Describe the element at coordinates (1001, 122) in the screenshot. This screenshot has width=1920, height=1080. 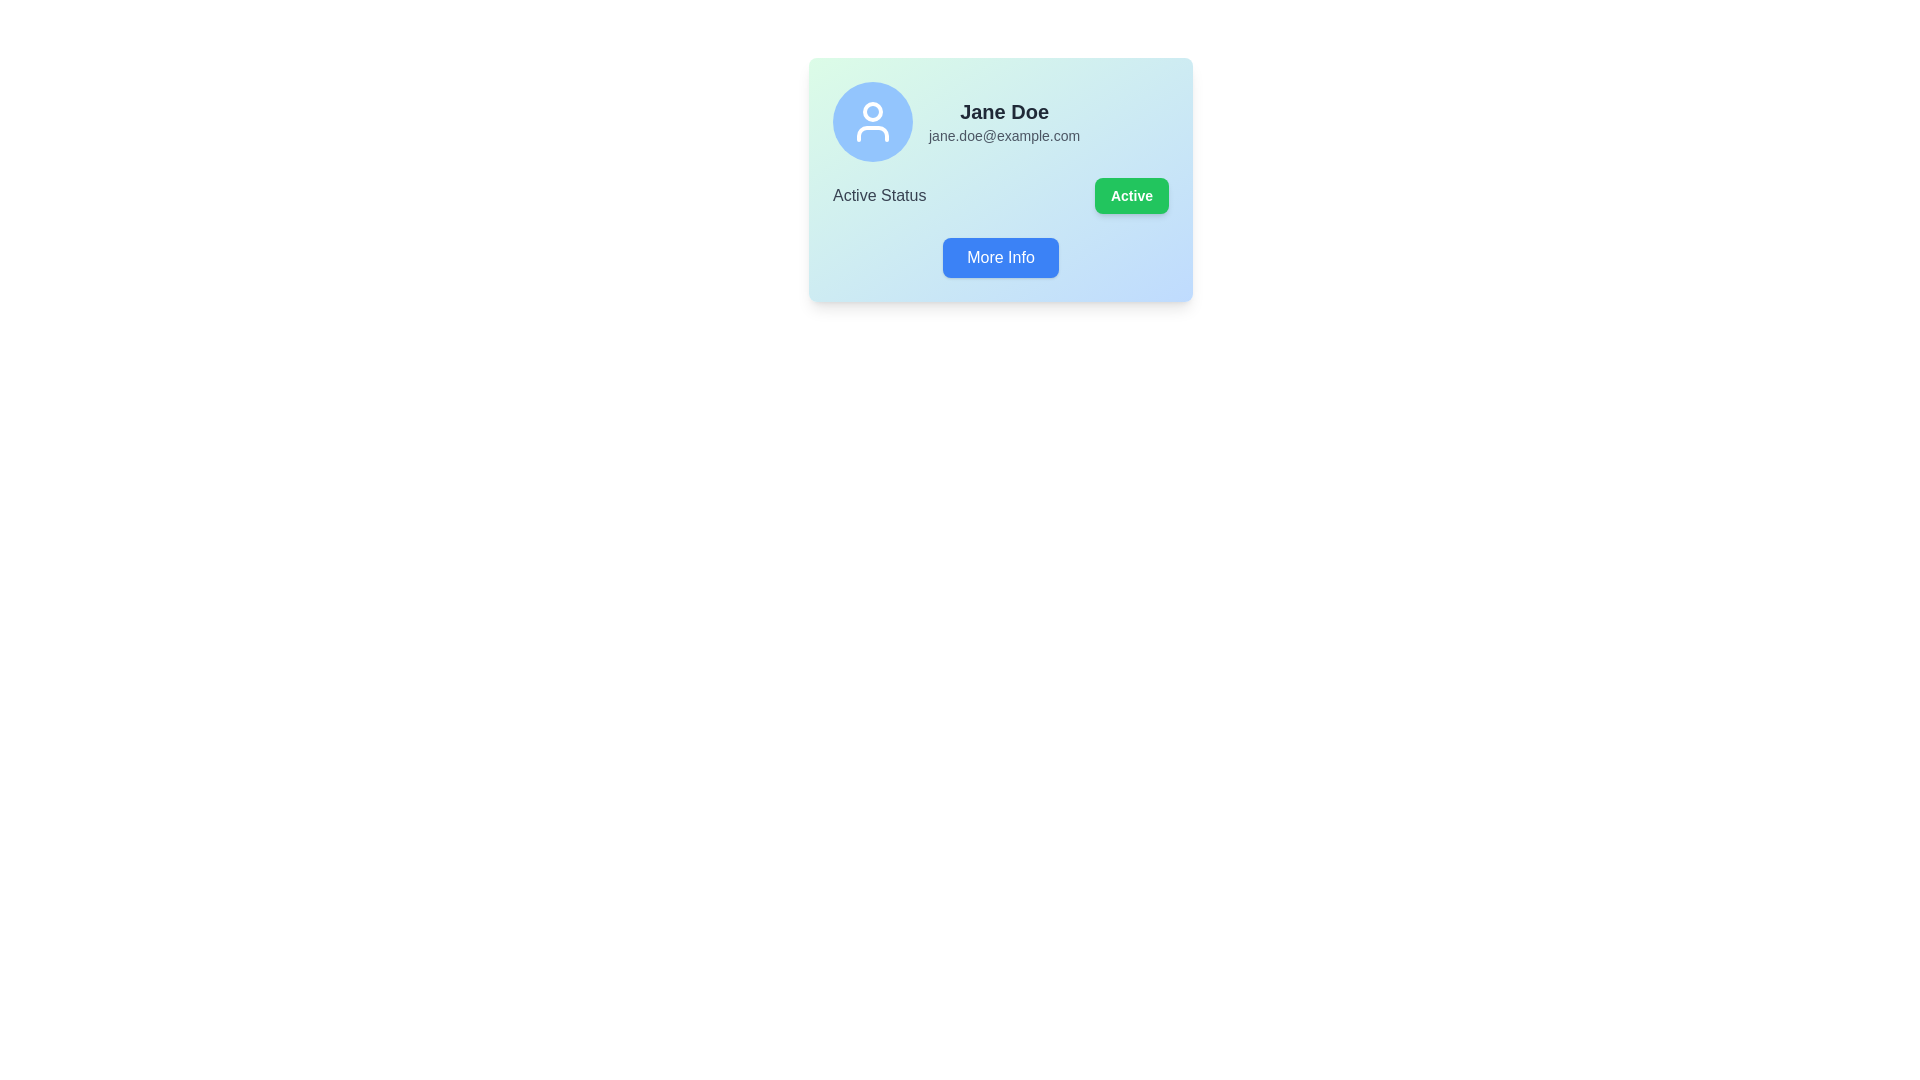
I see `the profile header composite element, which includes the user's name and email` at that location.